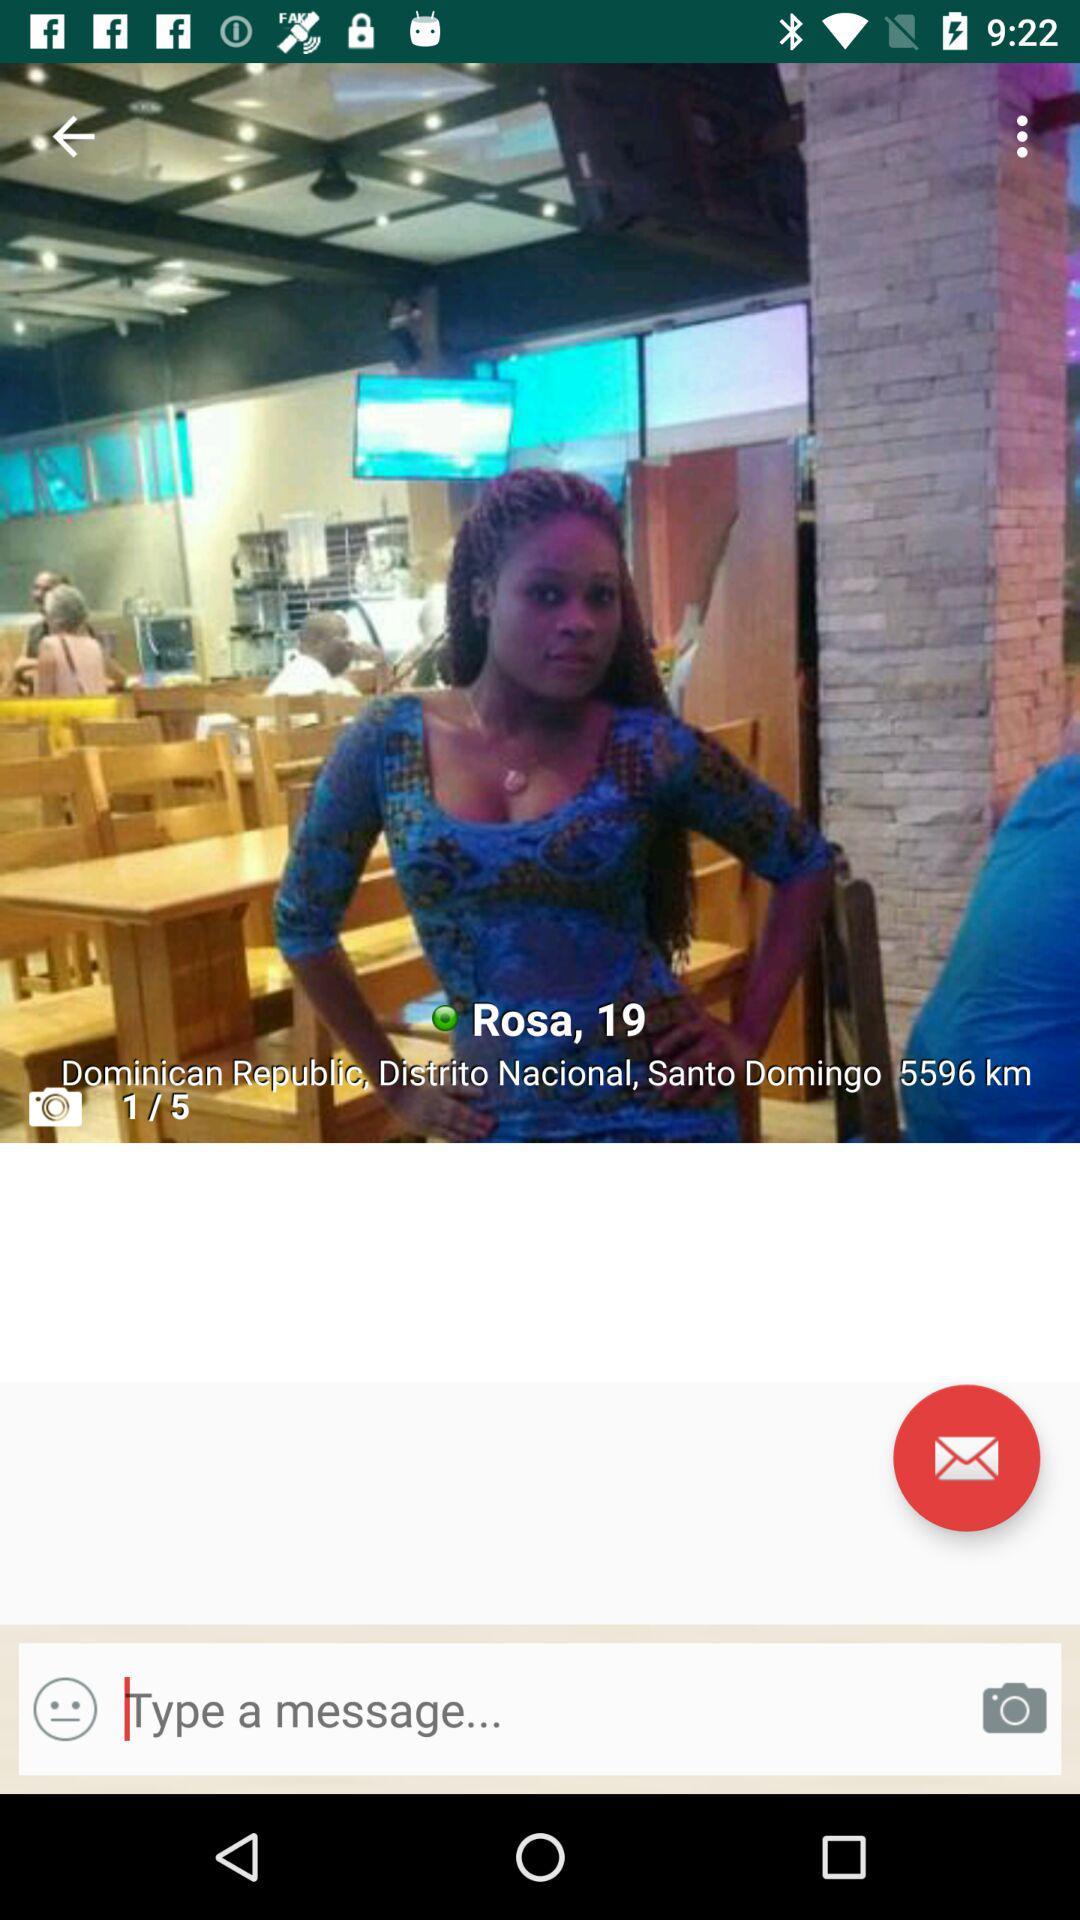 This screenshot has height=1920, width=1080. Describe the element at coordinates (64, 1708) in the screenshot. I see `the emoji icon` at that location.